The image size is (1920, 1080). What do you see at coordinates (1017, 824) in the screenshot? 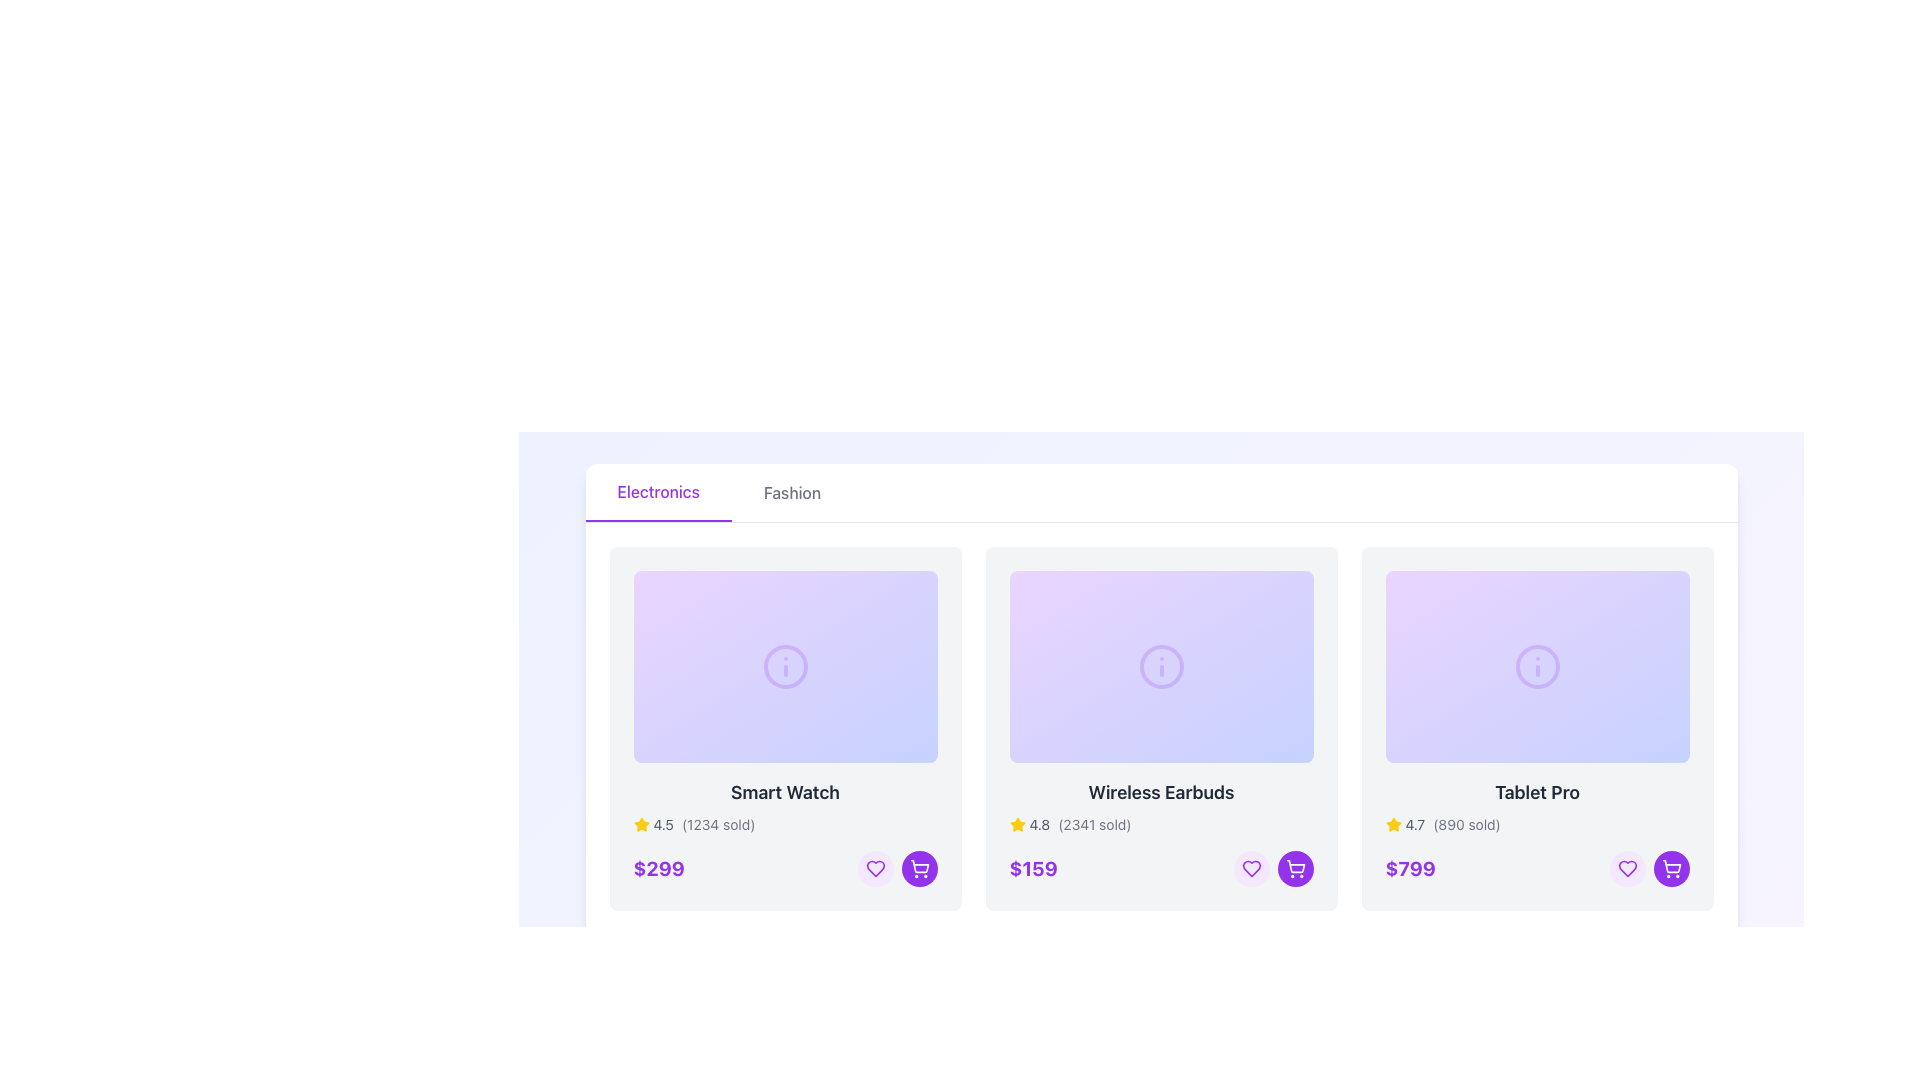
I see `the filled yellow star-shaped rating icon for 'Wireless Earbuds' to rate or view rating details` at bounding box center [1017, 824].